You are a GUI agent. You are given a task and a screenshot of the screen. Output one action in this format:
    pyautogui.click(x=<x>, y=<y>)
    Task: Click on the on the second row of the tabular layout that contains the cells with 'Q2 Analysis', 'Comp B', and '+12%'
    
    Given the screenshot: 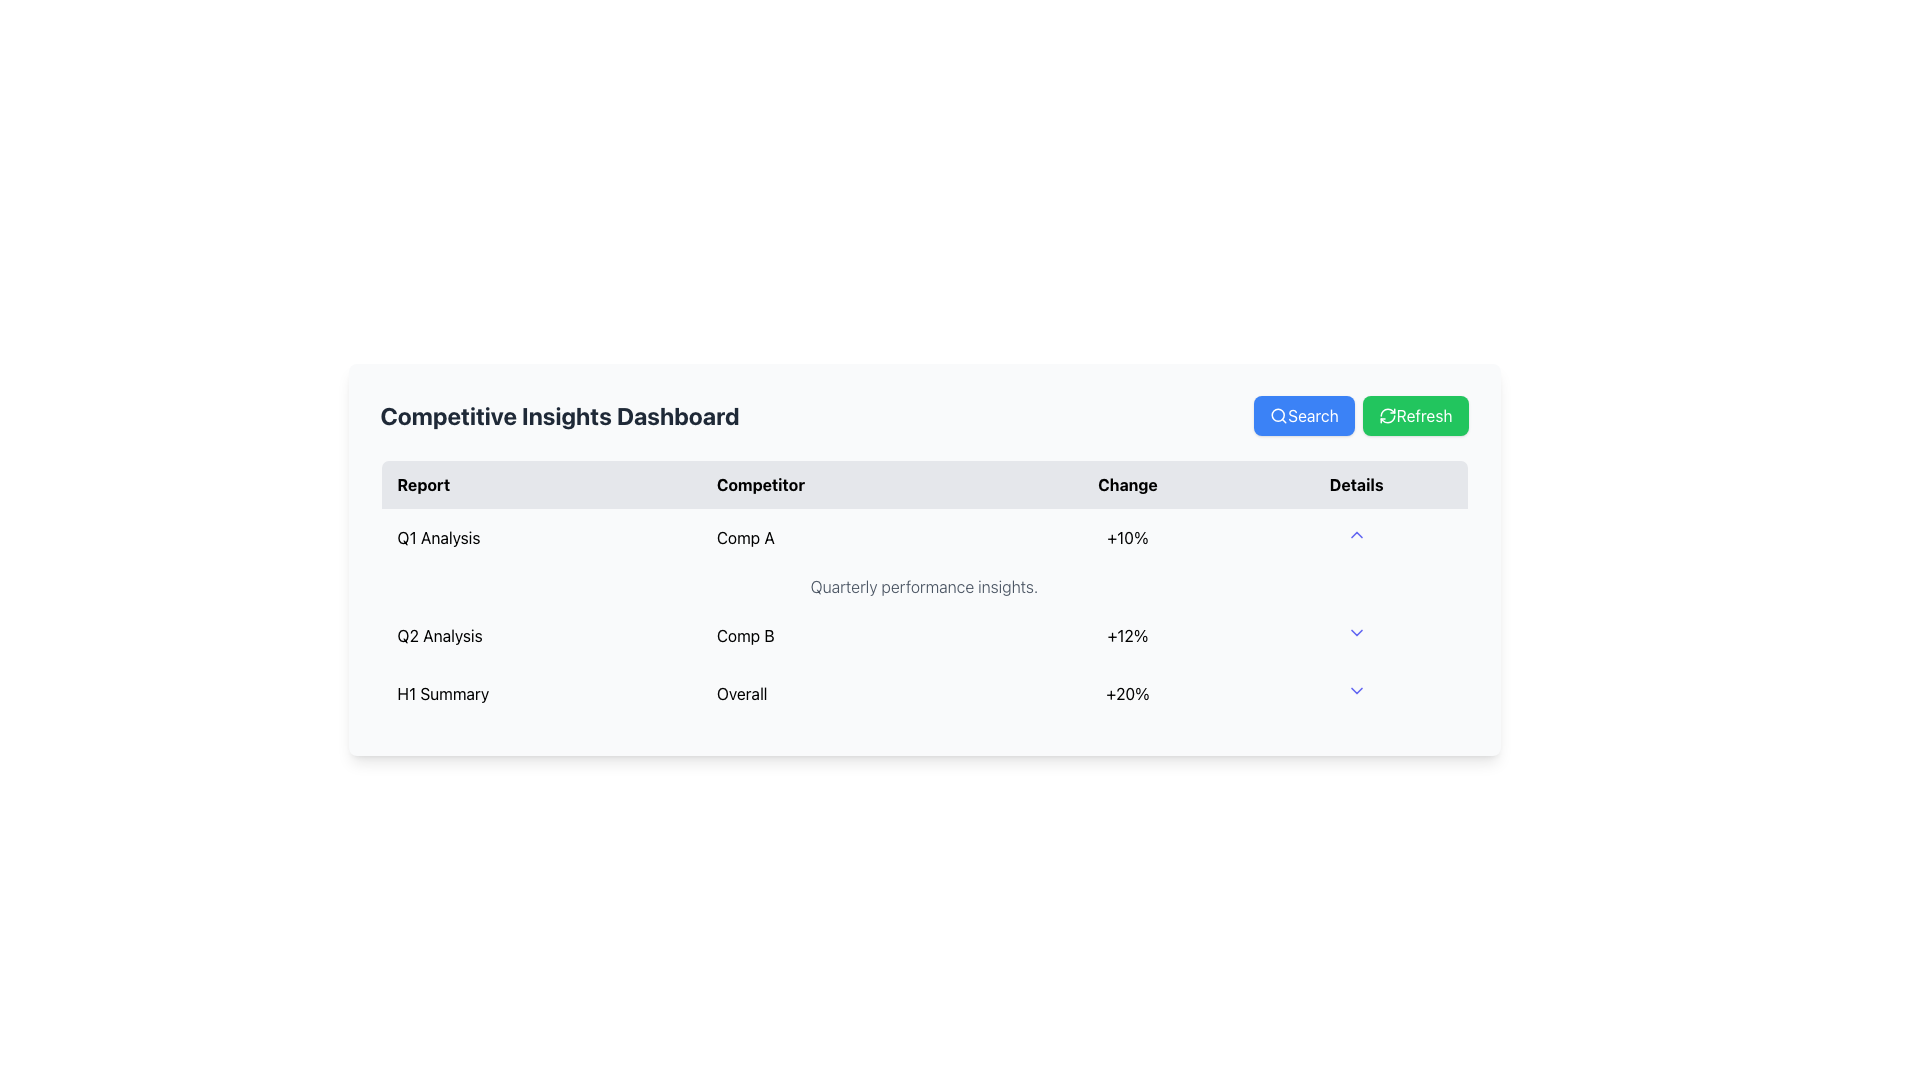 What is the action you would take?
    pyautogui.click(x=923, y=636)
    